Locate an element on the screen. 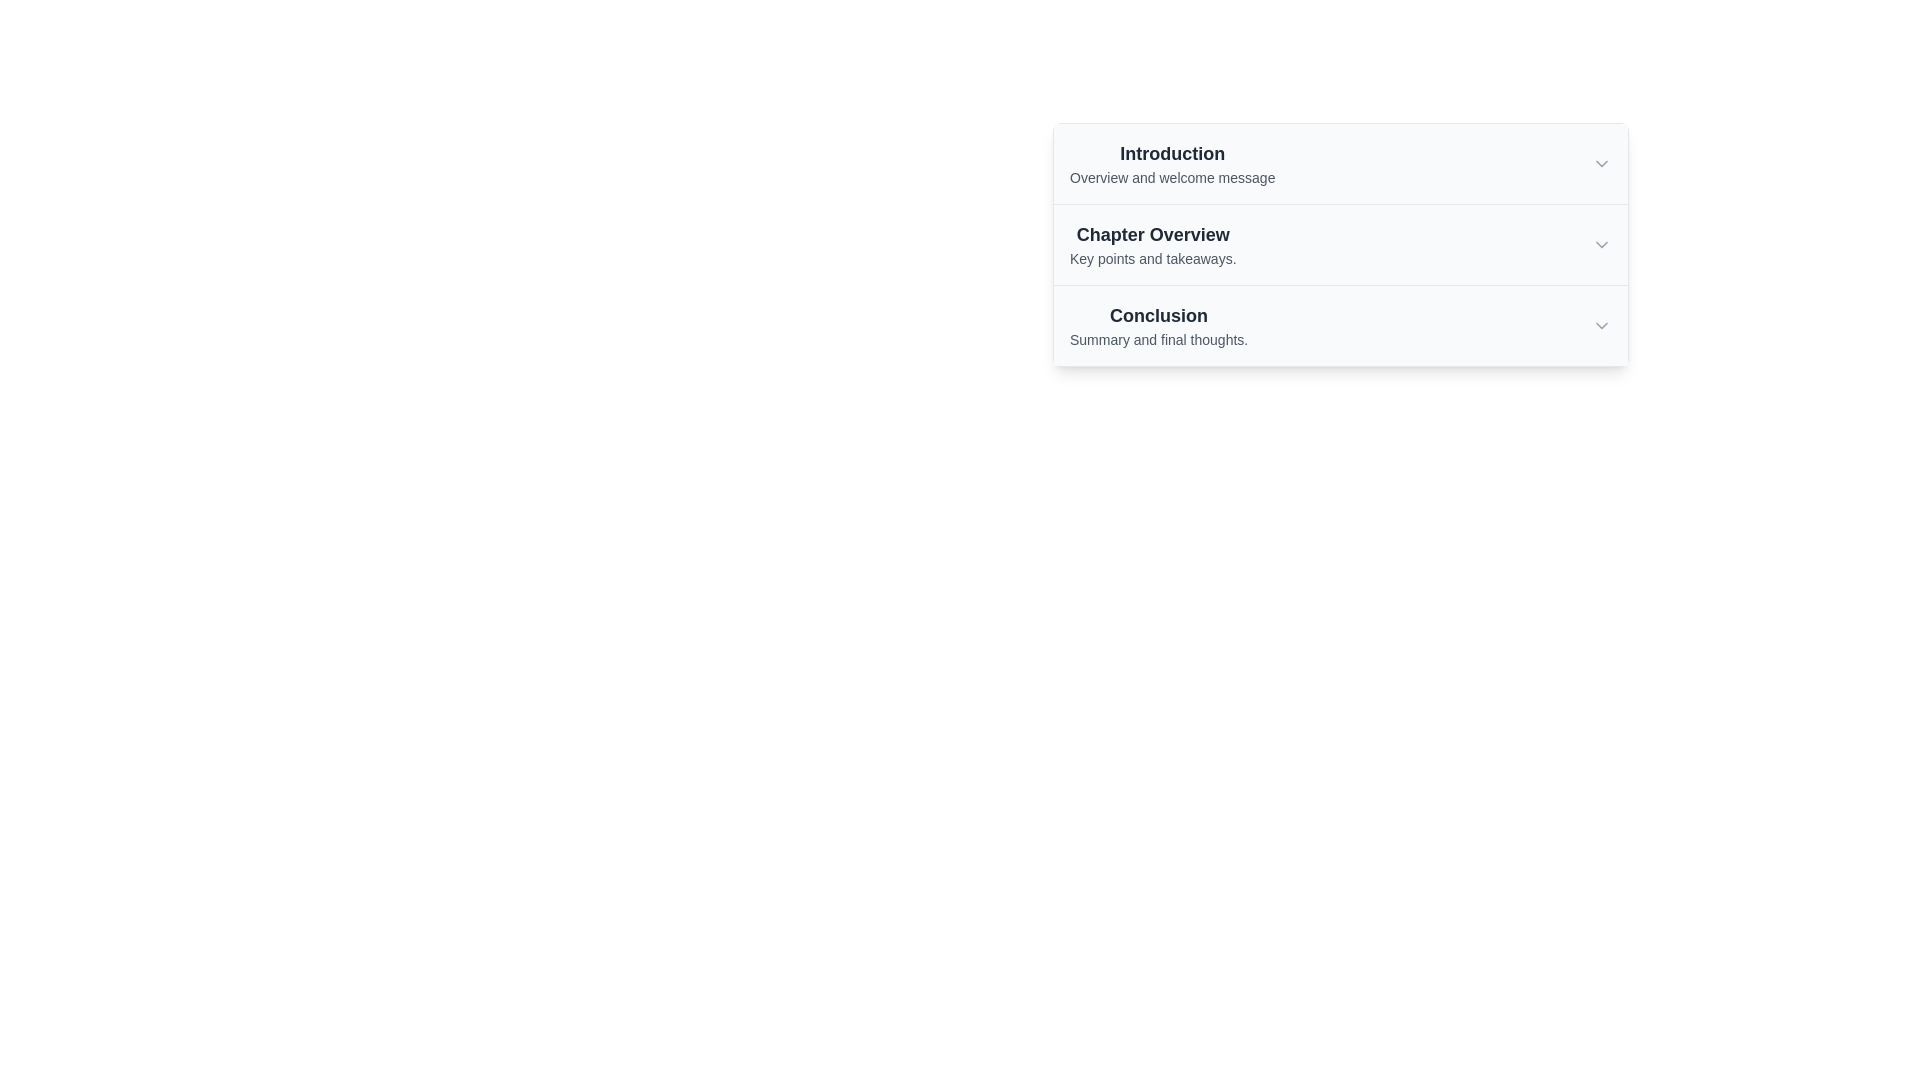 The image size is (1920, 1080). the Text block containing the bold, large gray text 'Introduction' and the smaller, lighter gray text 'Overview and welcome message', which is the first item in the sidebar-like structure is located at coordinates (1172, 163).